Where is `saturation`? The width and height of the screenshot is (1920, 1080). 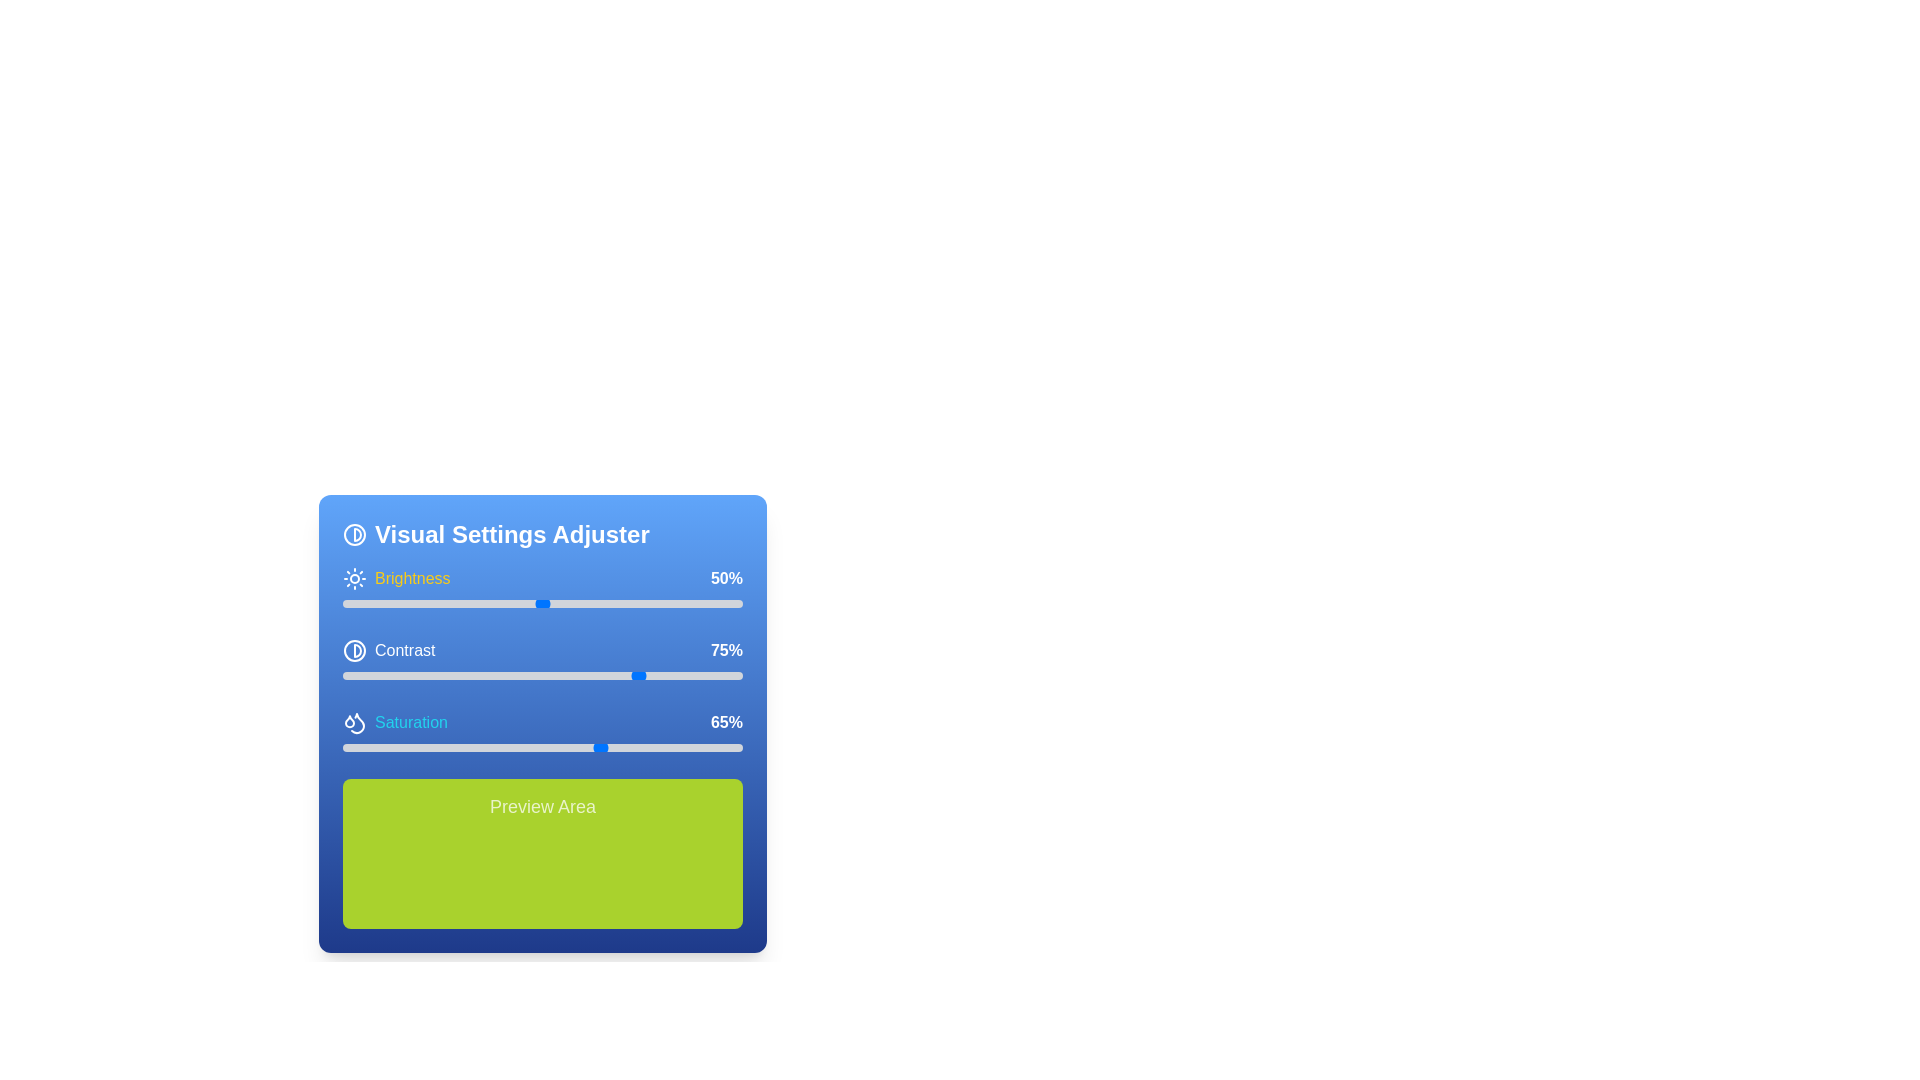 saturation is located at coordinates (719, 748).